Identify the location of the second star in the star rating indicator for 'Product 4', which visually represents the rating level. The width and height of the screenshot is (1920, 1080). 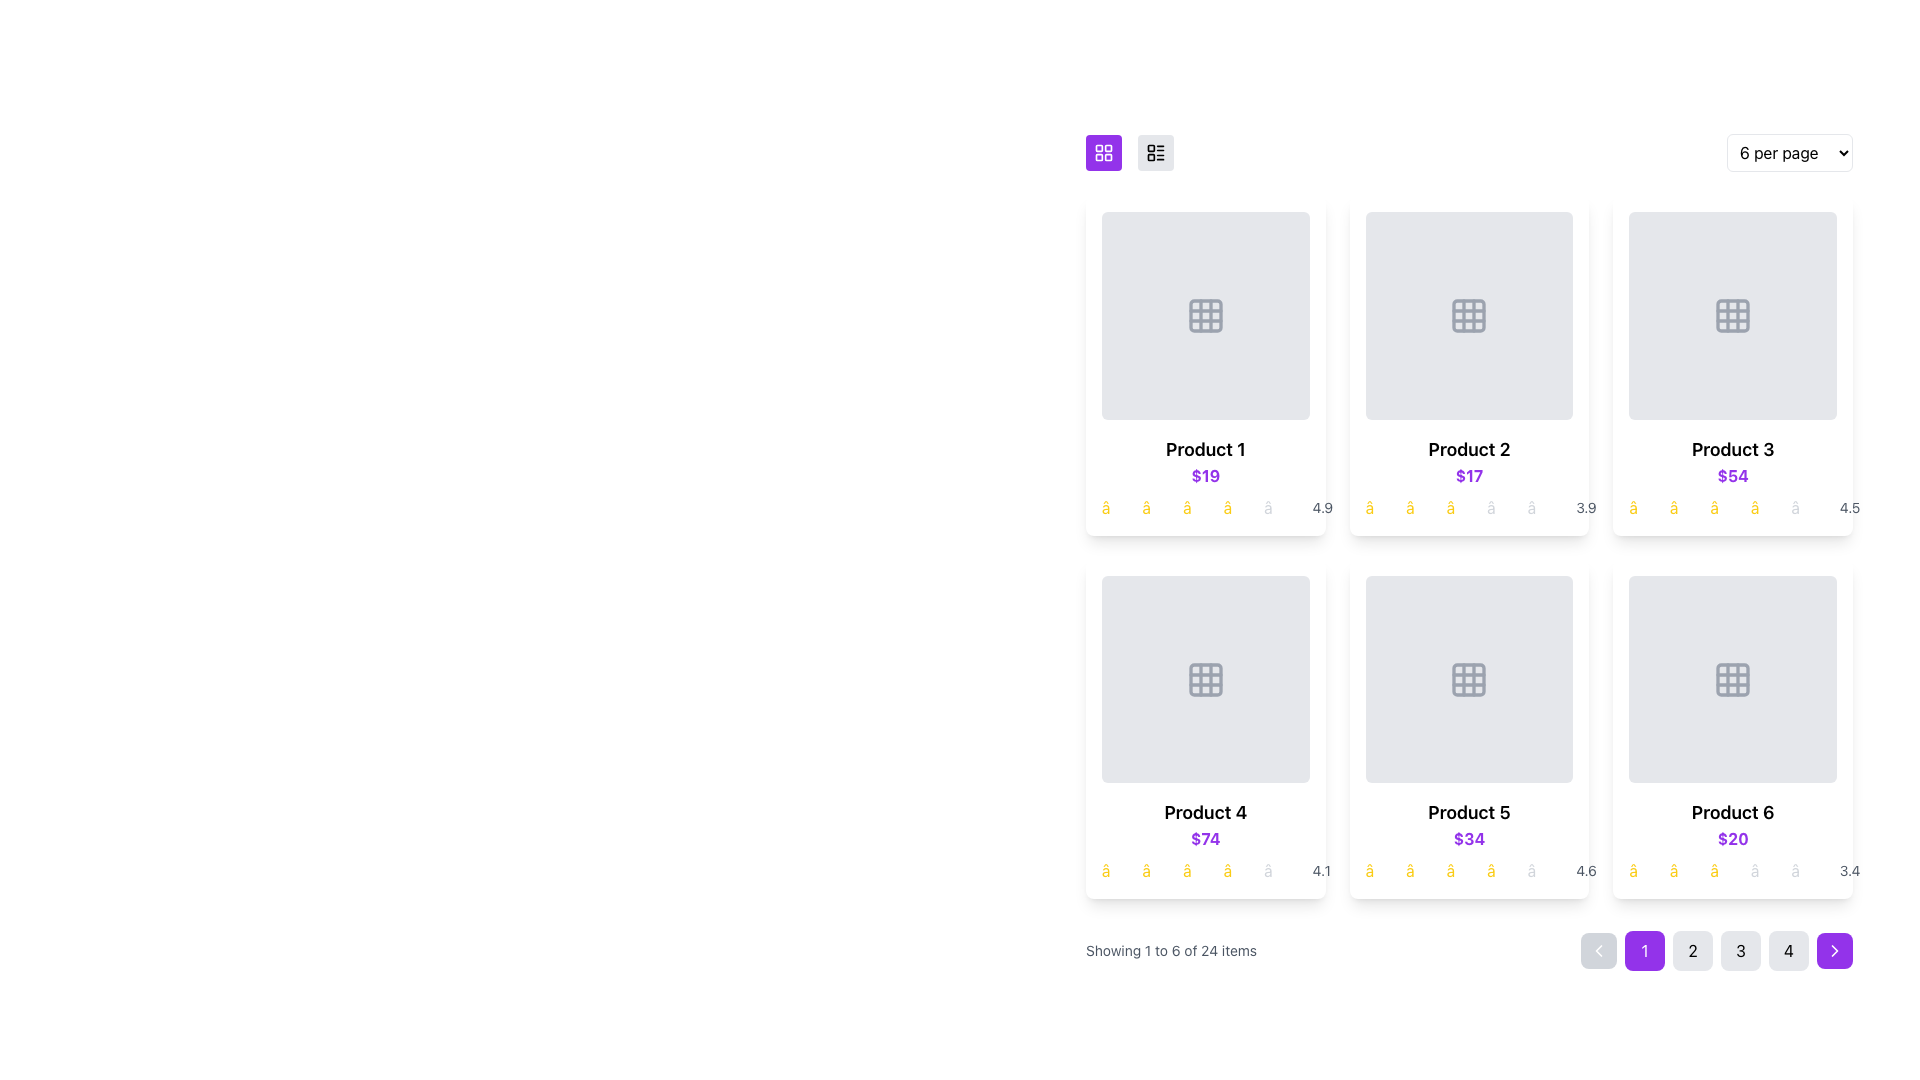
(1162, 870).